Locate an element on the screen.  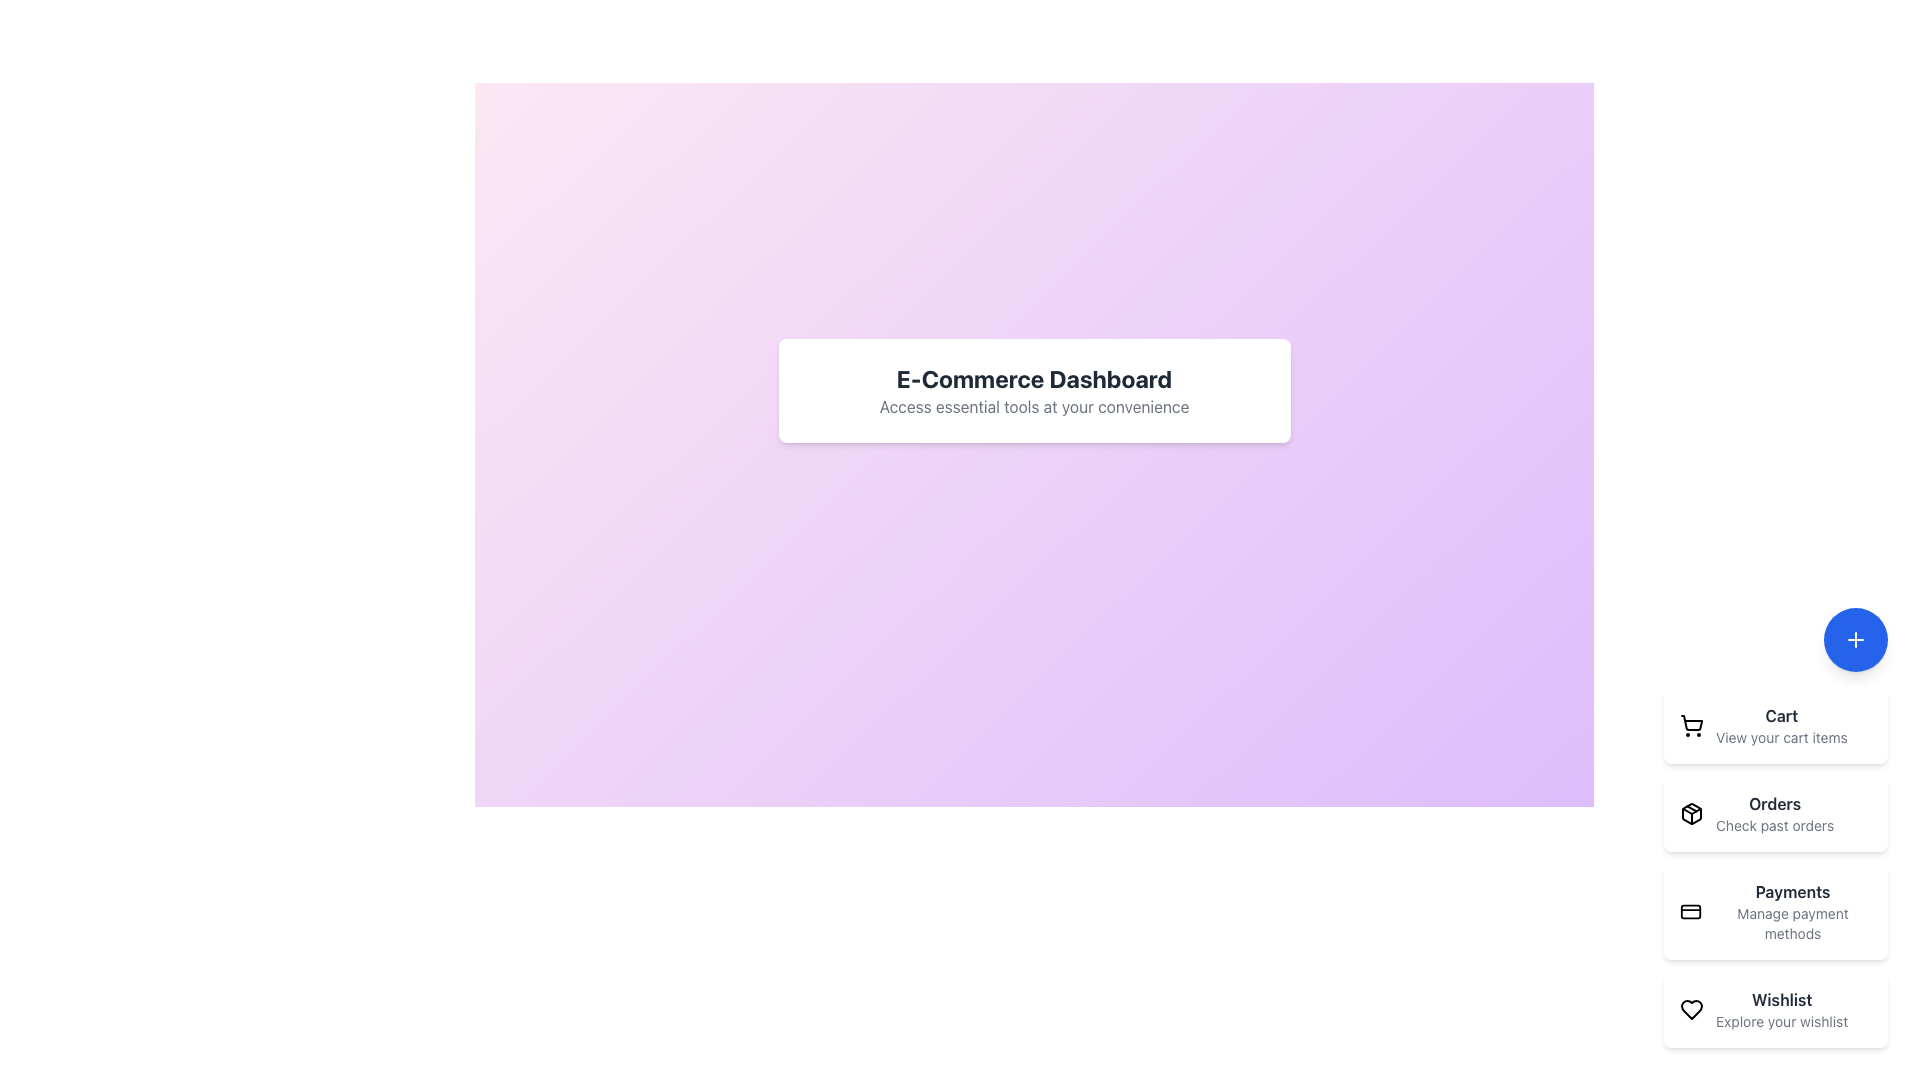
the heart-shaped icon adjacent to the 'Wishlist' label in the right-aligned menu, which is the fourth option in the list of vertically stacked menu items is located at coordinates (1690, 1010).